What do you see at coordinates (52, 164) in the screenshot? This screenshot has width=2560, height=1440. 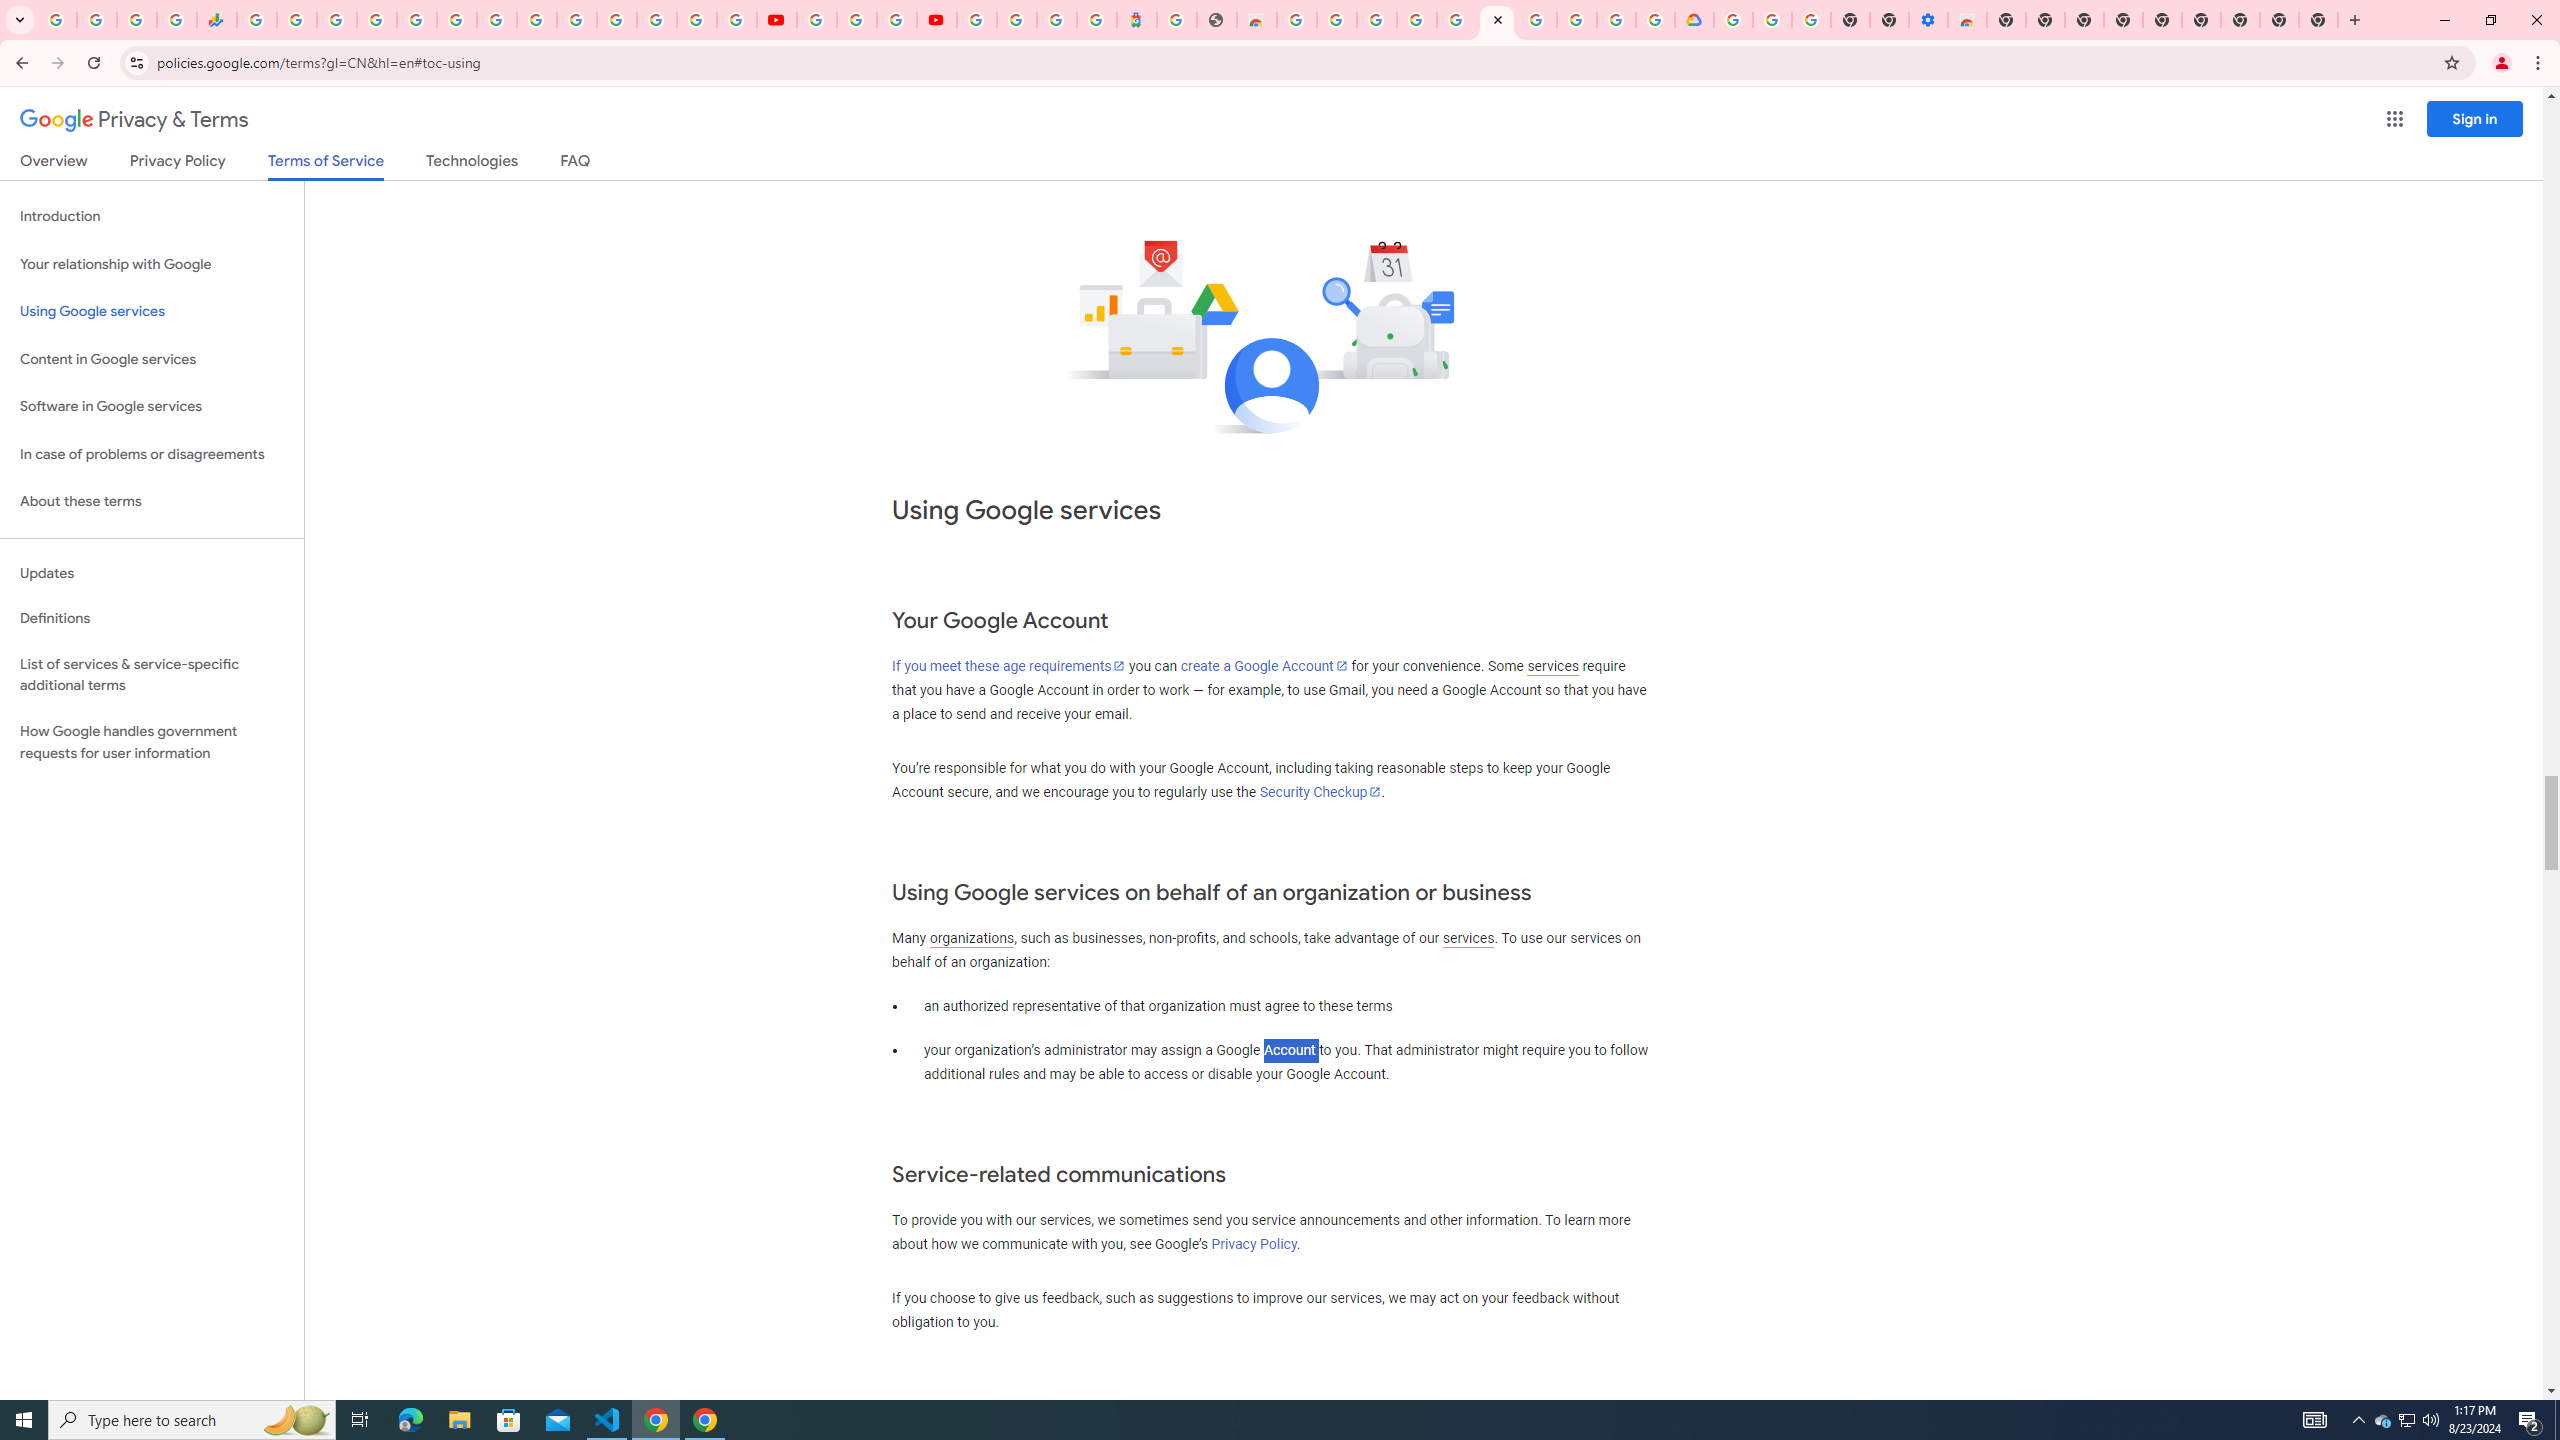 I see `'Overview'` at bounding box center [52, 164].